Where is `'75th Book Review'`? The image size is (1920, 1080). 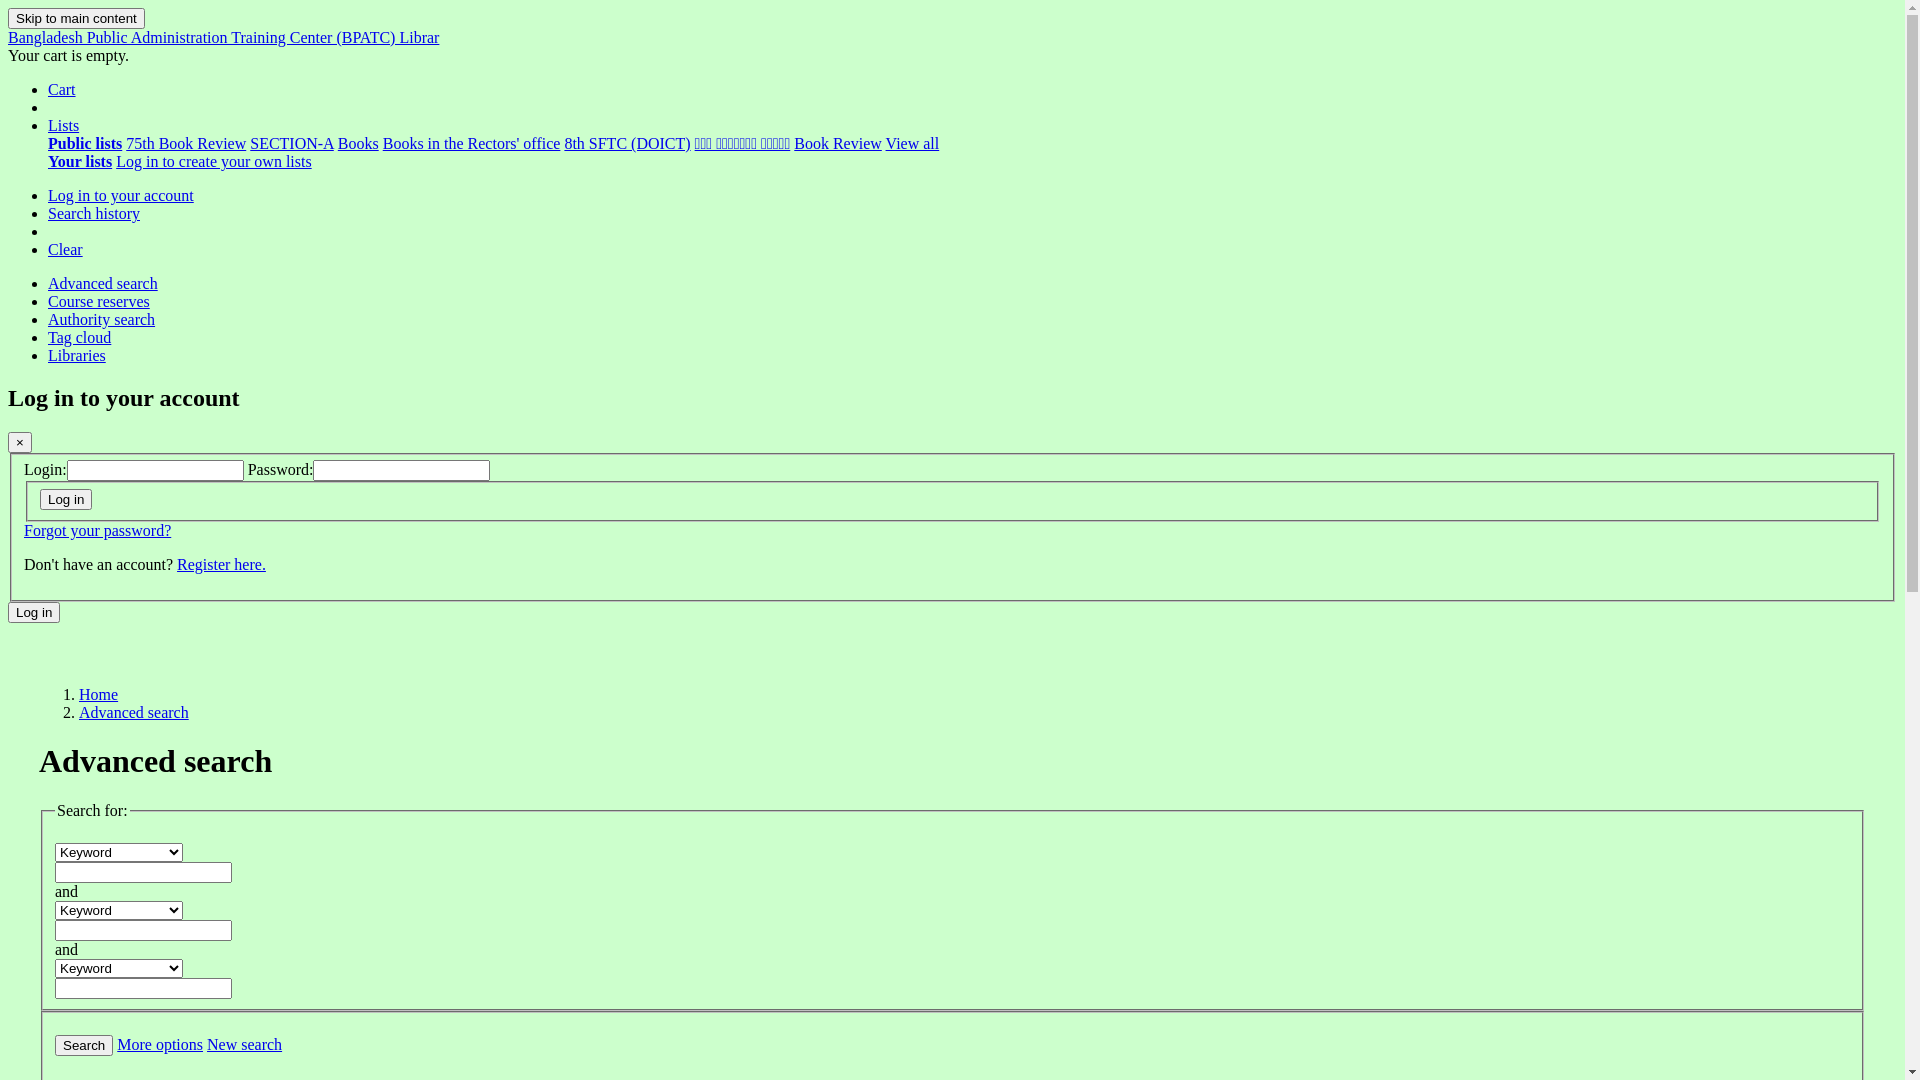 '75th Book Review' is located at coordinates (186, 142).